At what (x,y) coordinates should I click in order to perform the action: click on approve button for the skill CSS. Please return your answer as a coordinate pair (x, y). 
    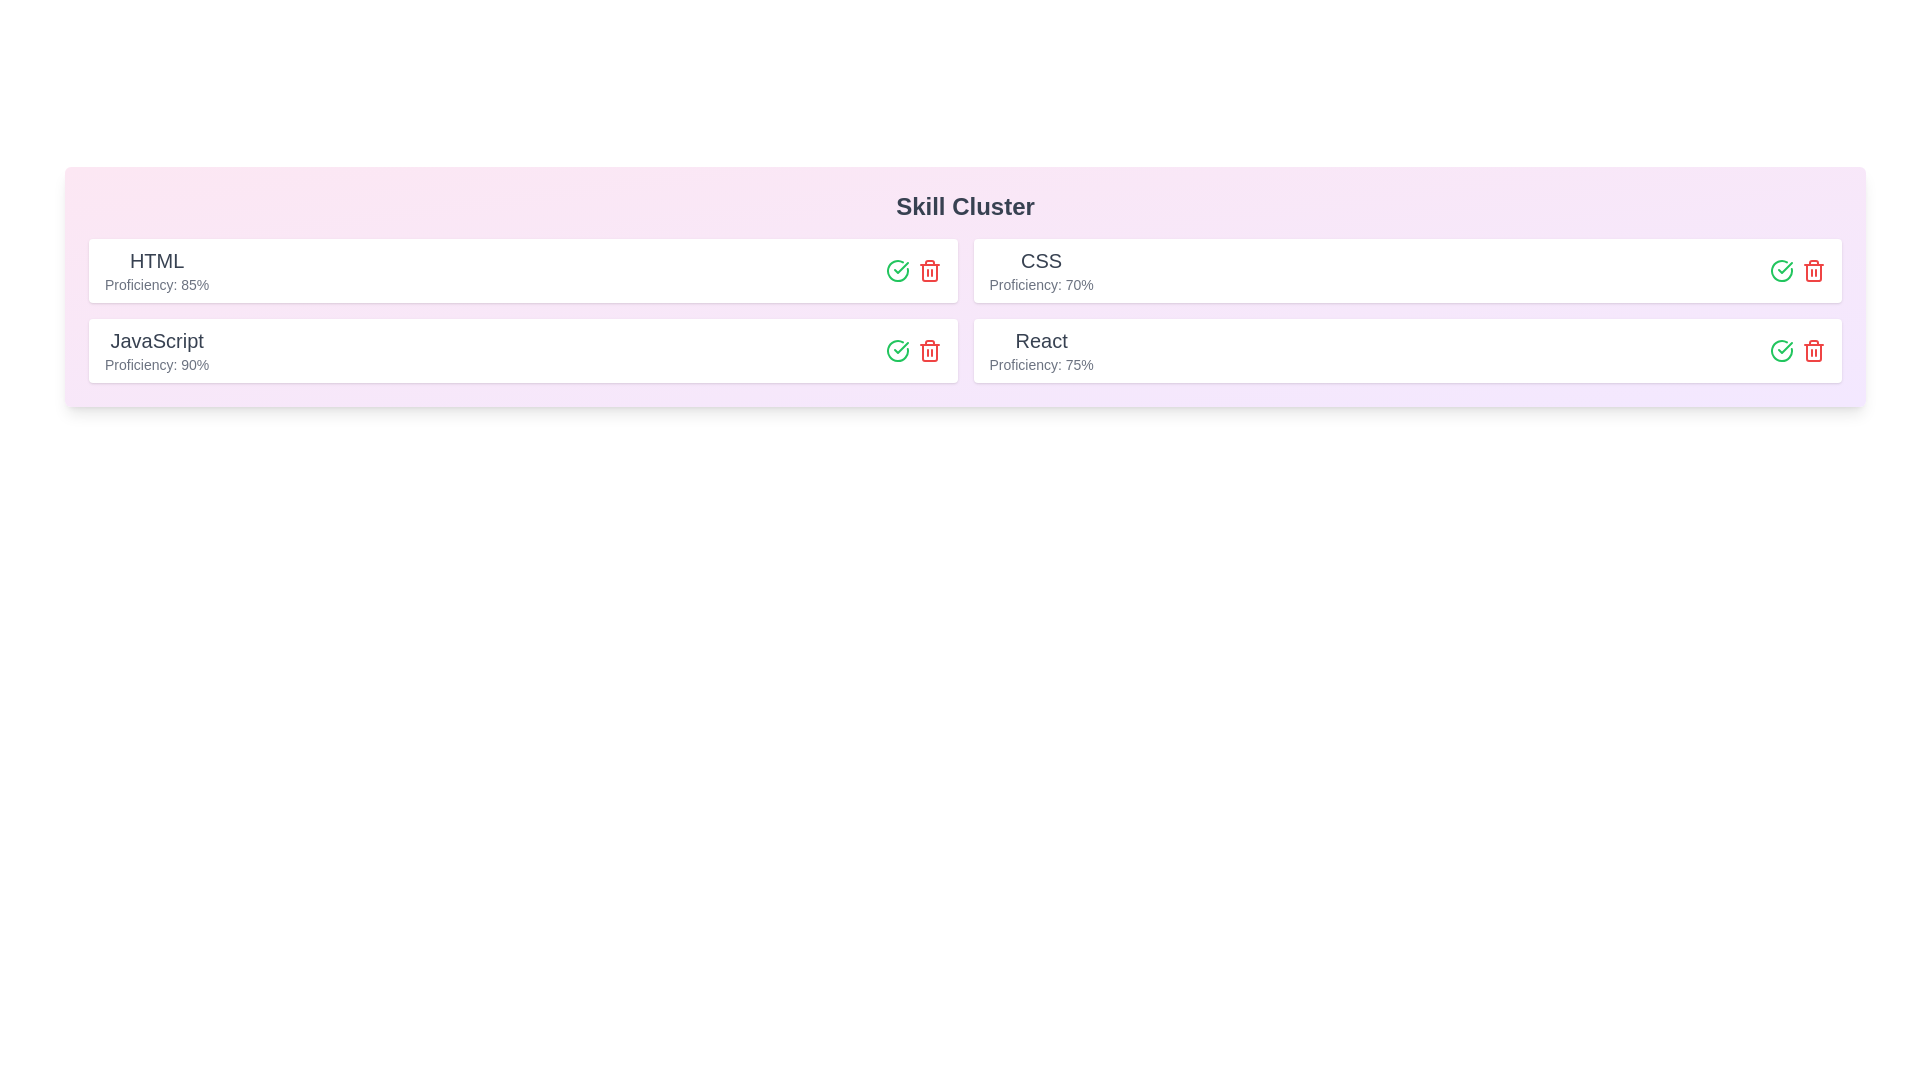
    Looking at the image, I should click on (1781, 270).